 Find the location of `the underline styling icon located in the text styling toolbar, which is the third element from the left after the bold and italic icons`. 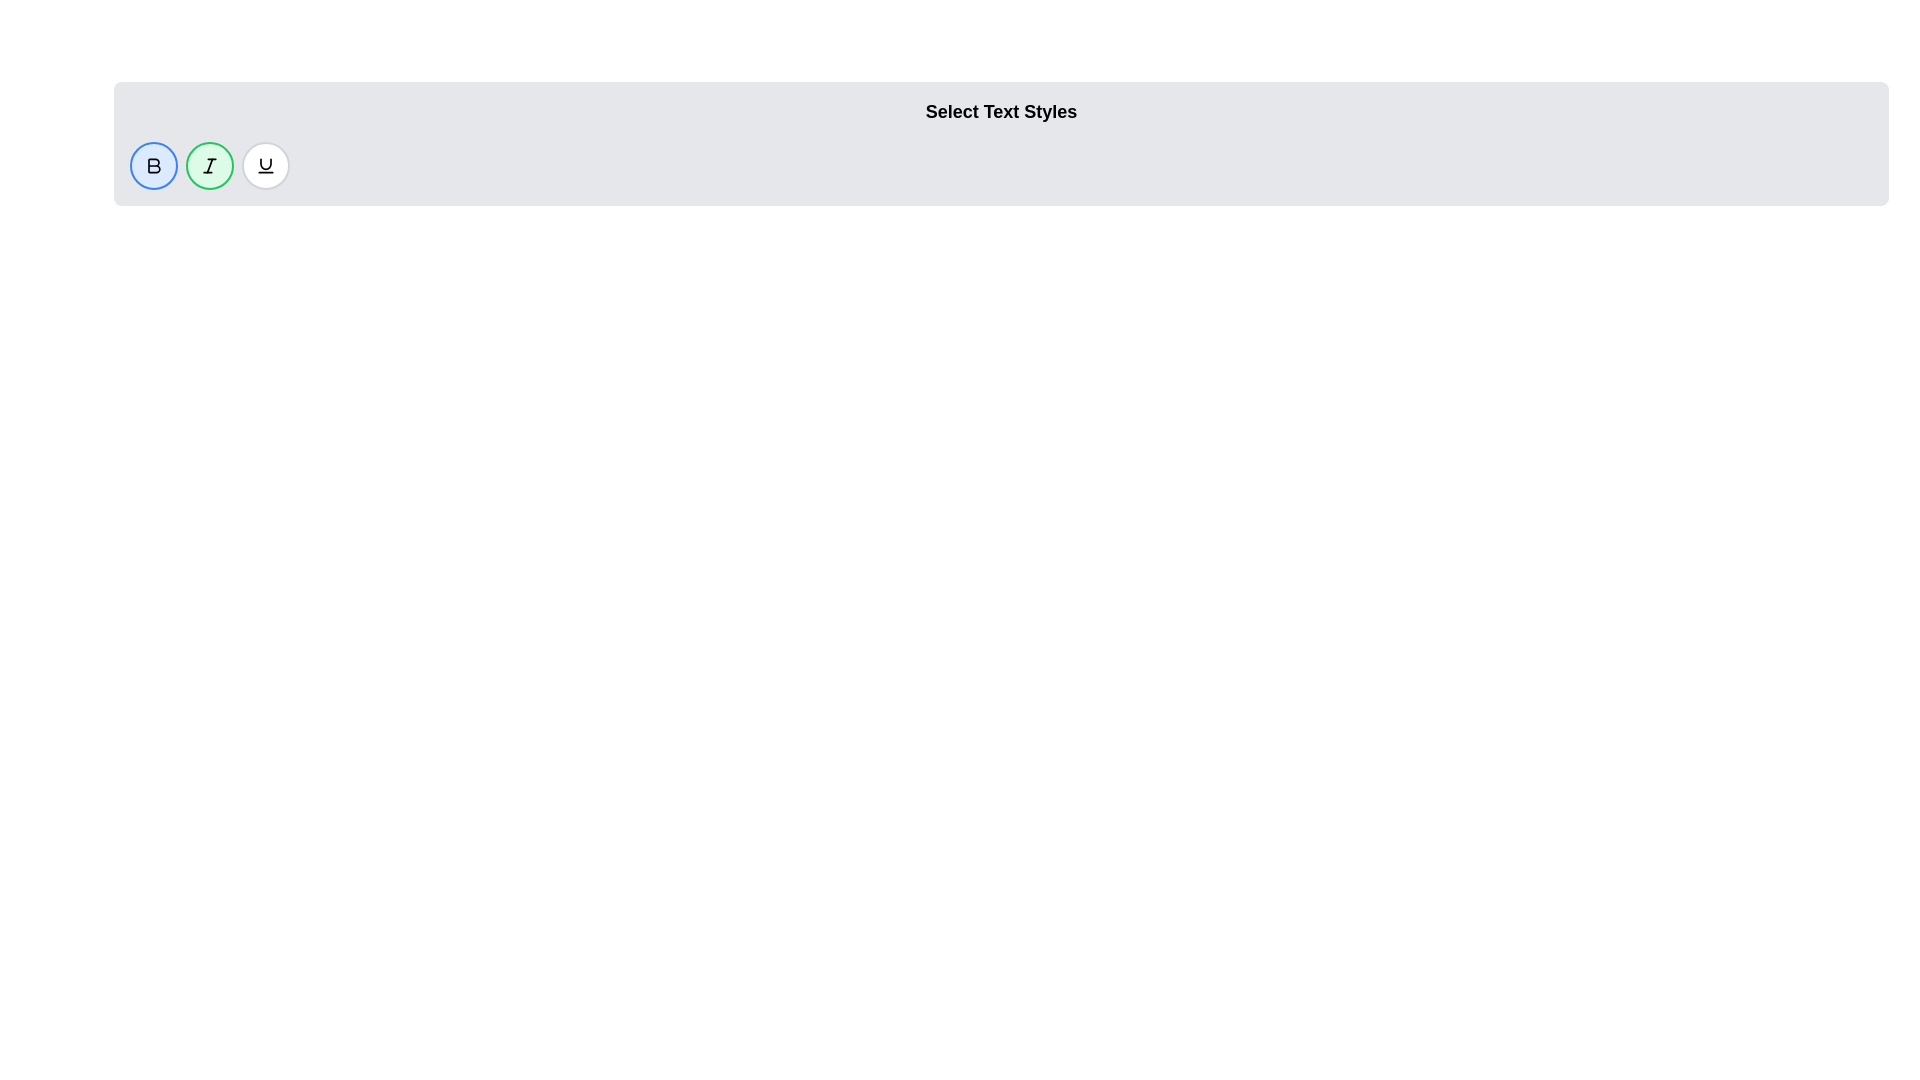

the underline styling icon located in the text styling toolbar, which is the third element from the left after the bold and italic icons is located at coordinates (264, 163).